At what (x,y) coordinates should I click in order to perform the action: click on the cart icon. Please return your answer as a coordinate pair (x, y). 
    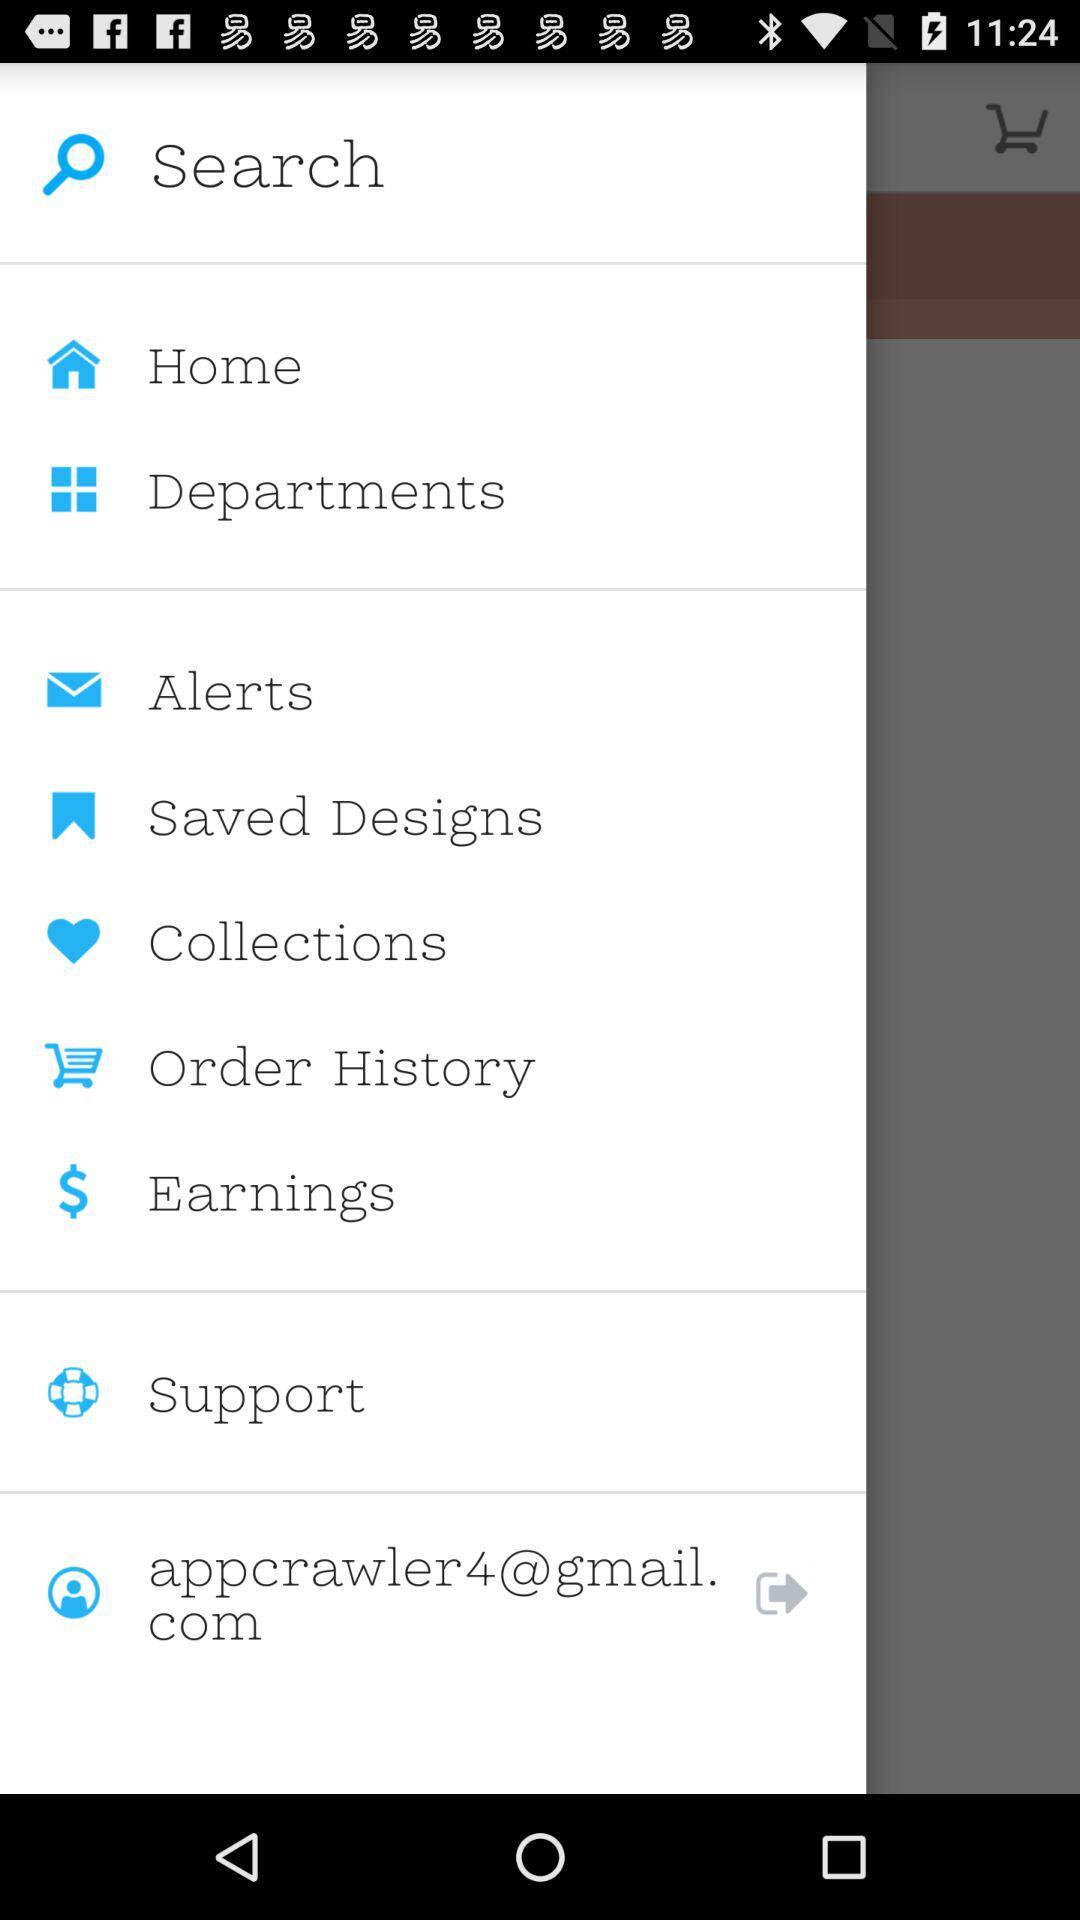
    Looking at the image, I should click on (1017, 136).